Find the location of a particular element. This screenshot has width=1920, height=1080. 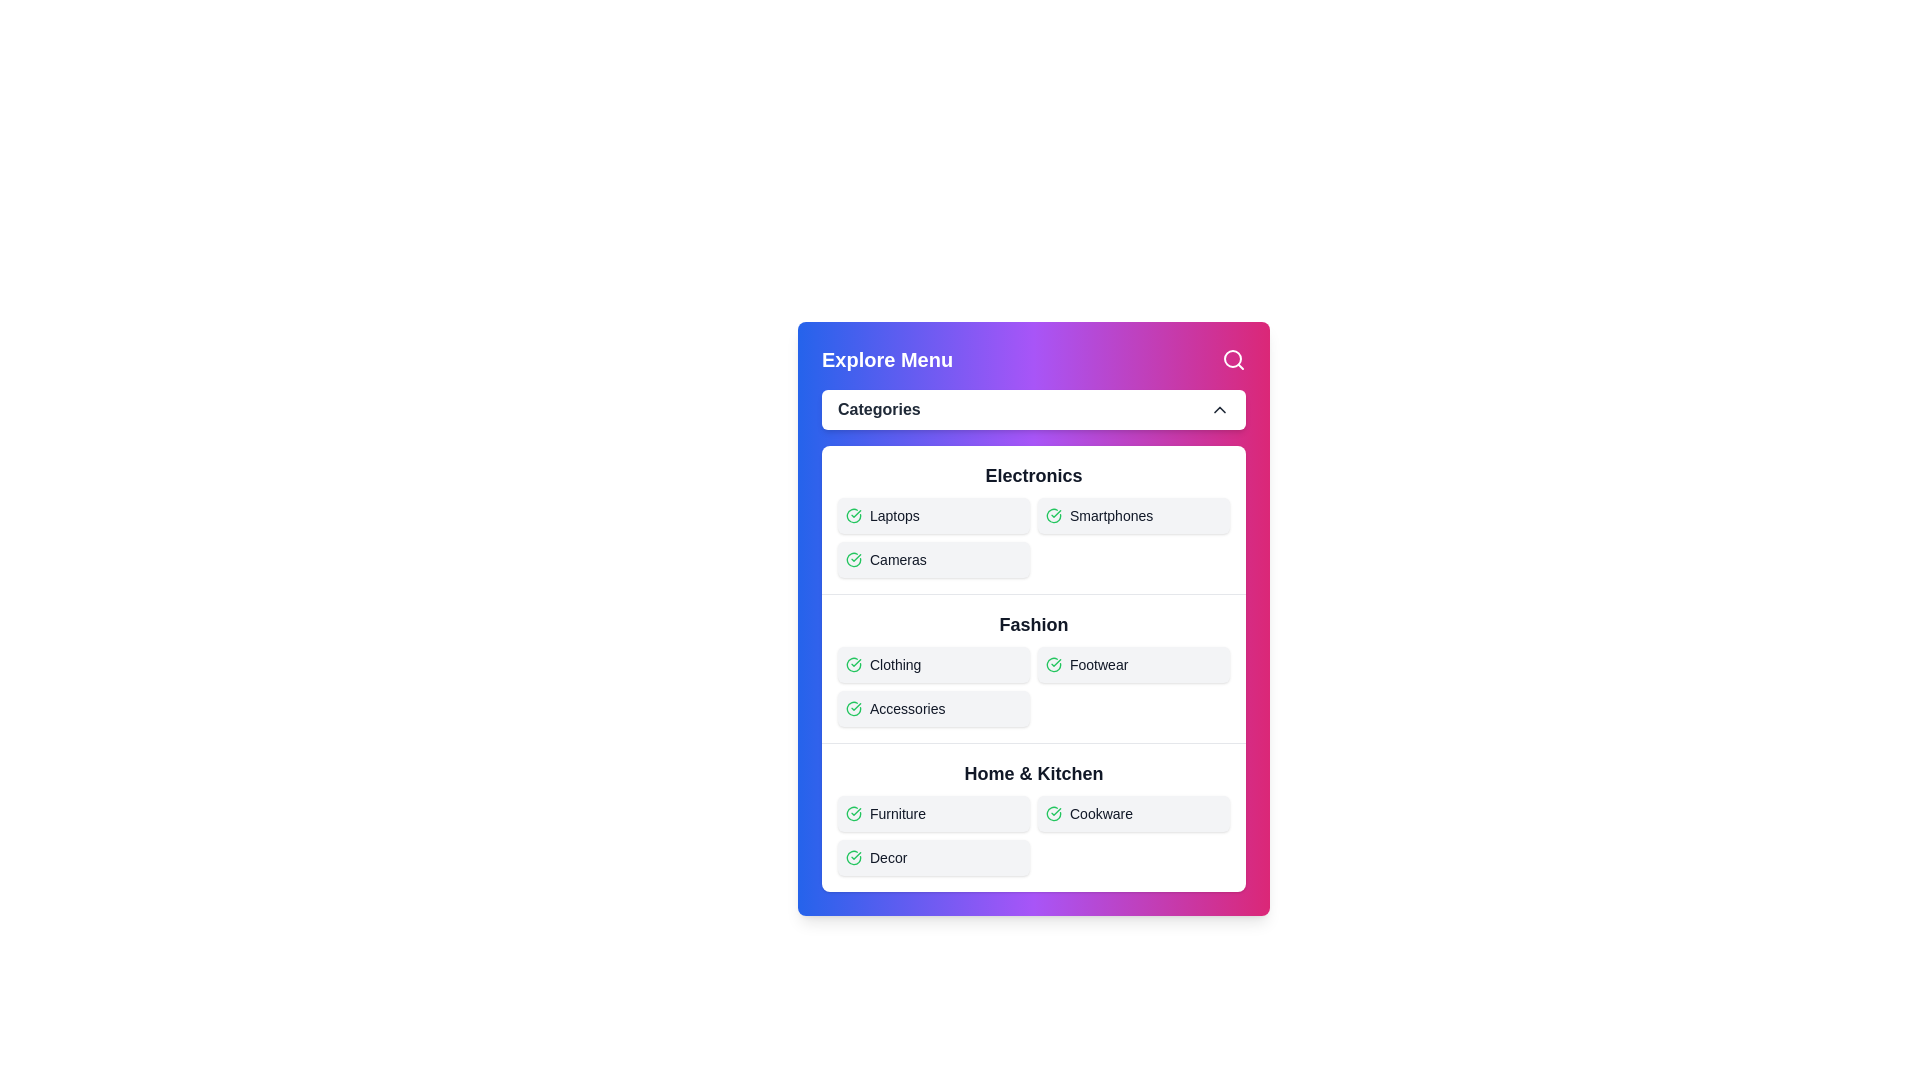

the category buttons in the 'Home & Kitchen' section grid layout is located at coordinates (1033, 836).